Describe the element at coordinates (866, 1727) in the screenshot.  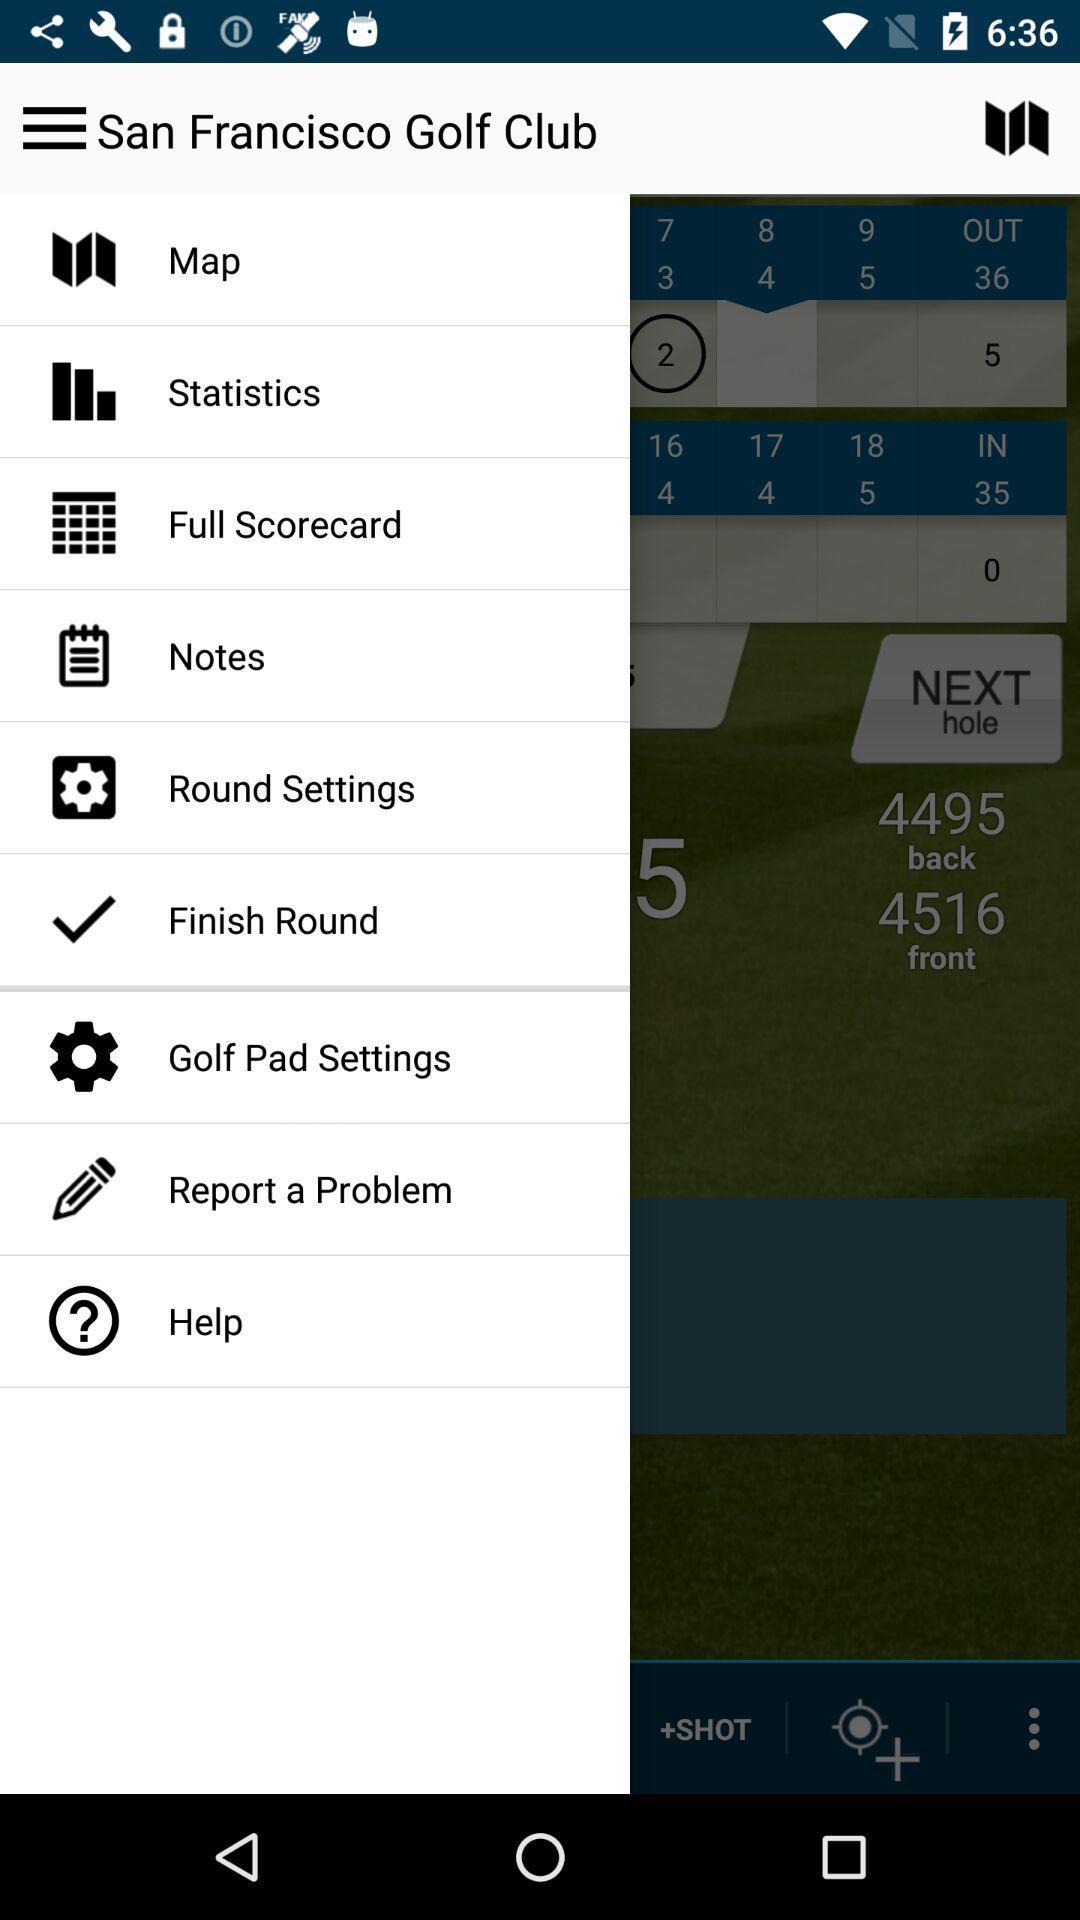
I see `the location_crosshair icon` at that location.